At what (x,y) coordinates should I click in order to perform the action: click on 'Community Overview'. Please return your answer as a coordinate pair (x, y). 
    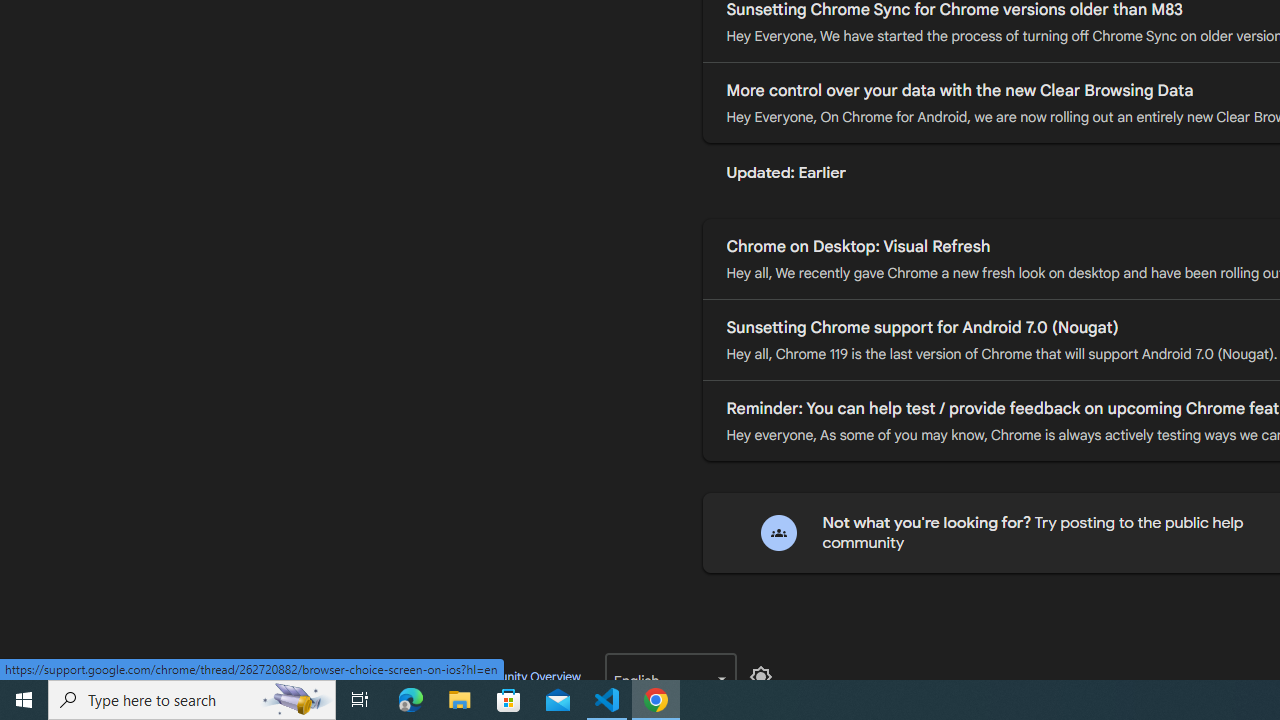
    Looking at the image, I should click on (522, 675).